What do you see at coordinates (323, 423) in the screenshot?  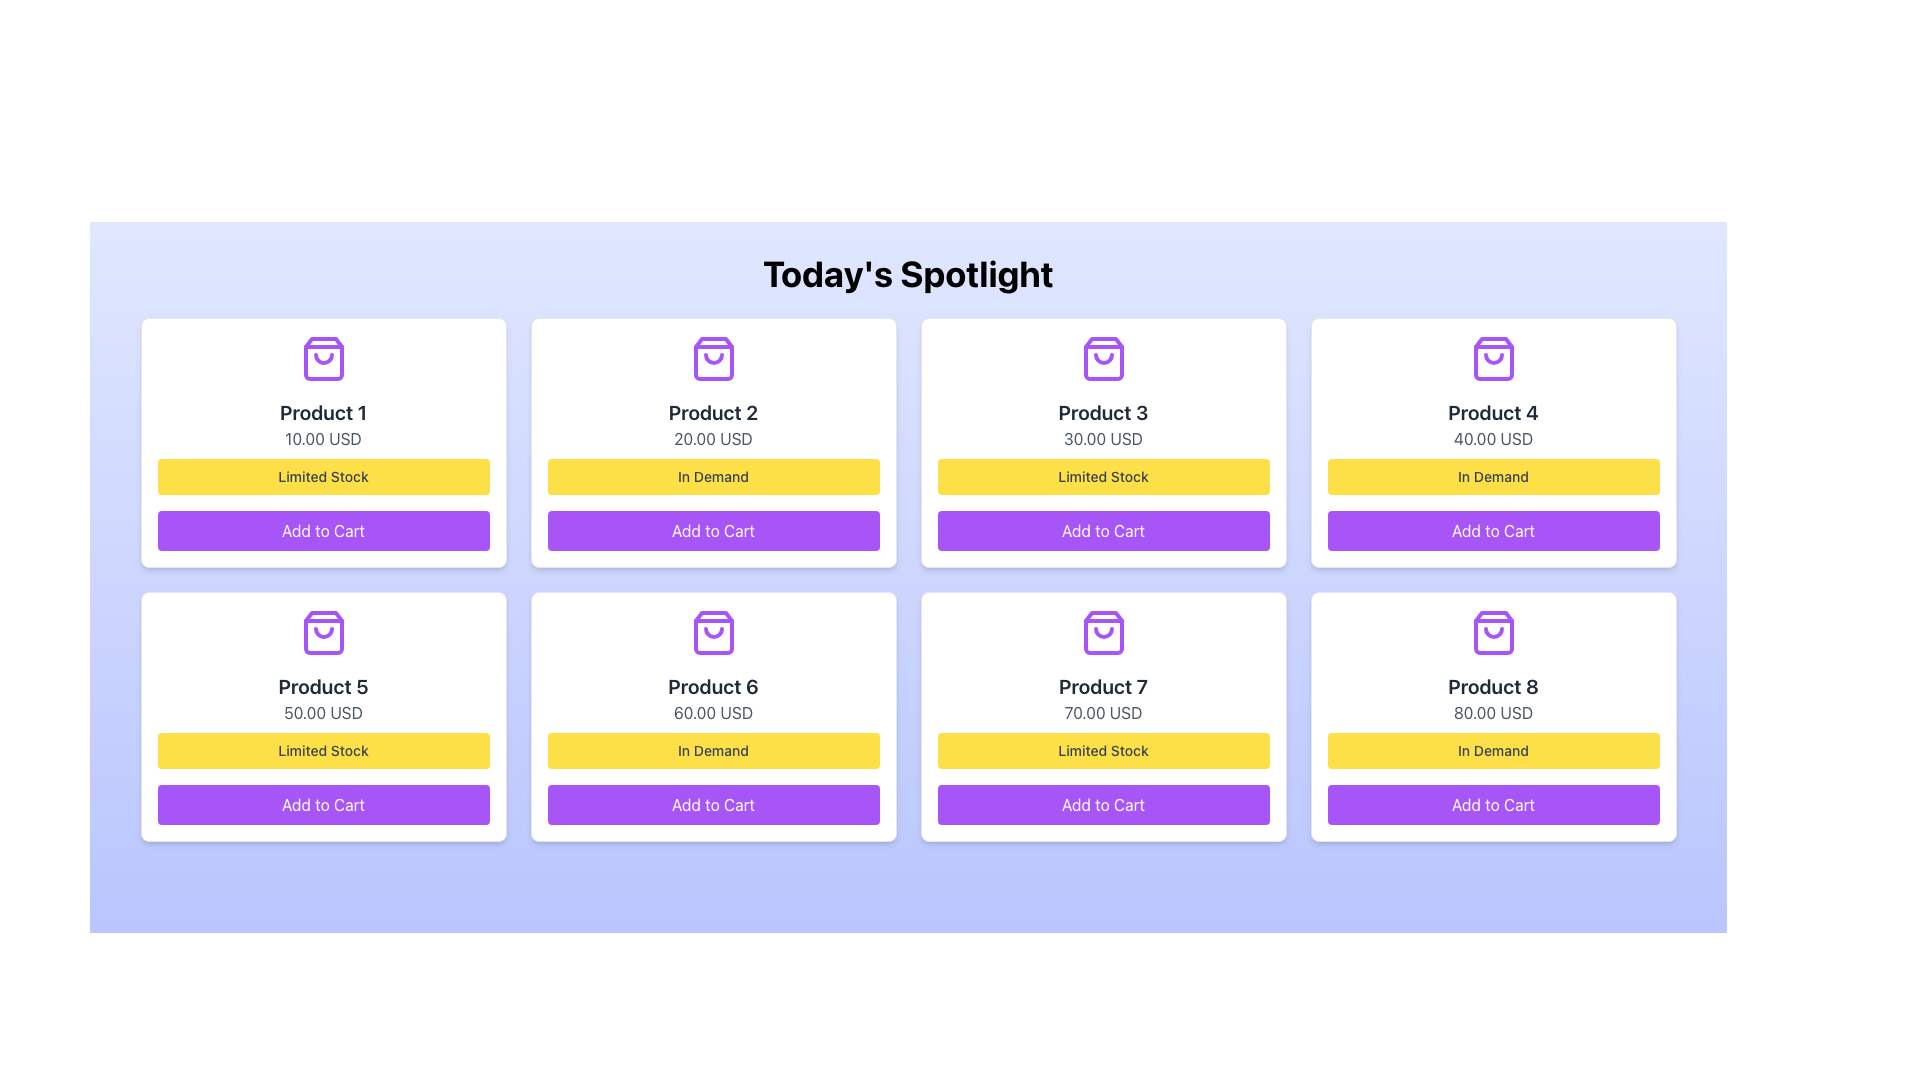 I see `the text label displaying 'Product 1' and '10.00 USD' within the first card of the grid layout, positioned above the 'Limited Stock' label` at bounding box center [323, 423].